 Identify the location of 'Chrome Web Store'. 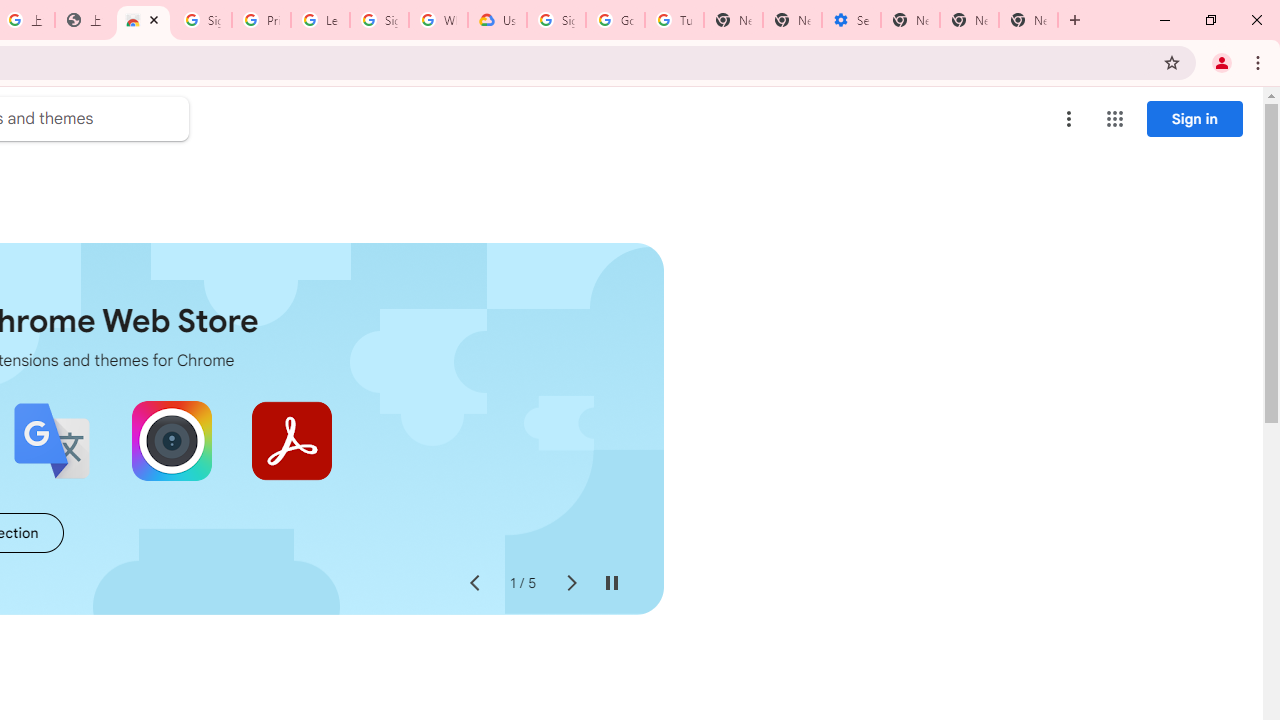
(142, 20).